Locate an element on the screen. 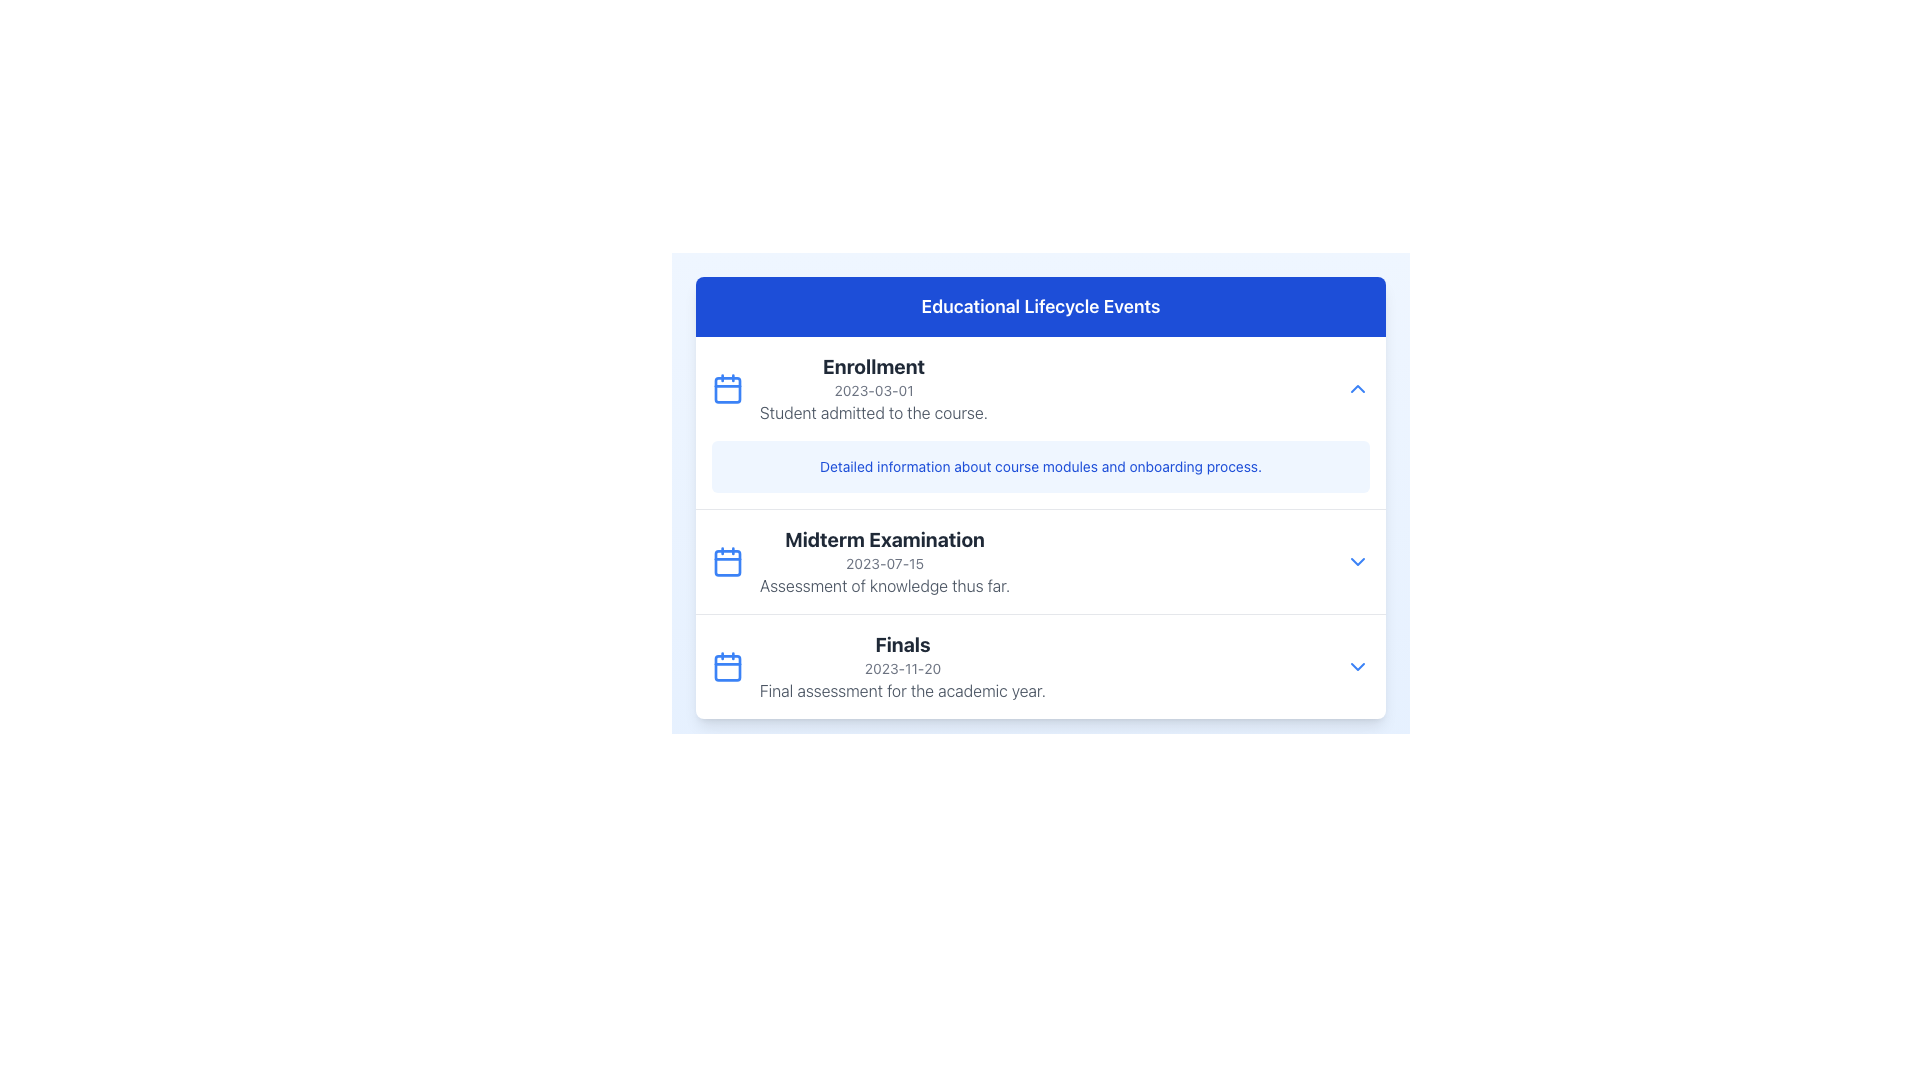  the descriptive text element located under the heading 'Finals' and the date '2023-11-20' within the event section of the card layout is located at coordinates (901, 689).